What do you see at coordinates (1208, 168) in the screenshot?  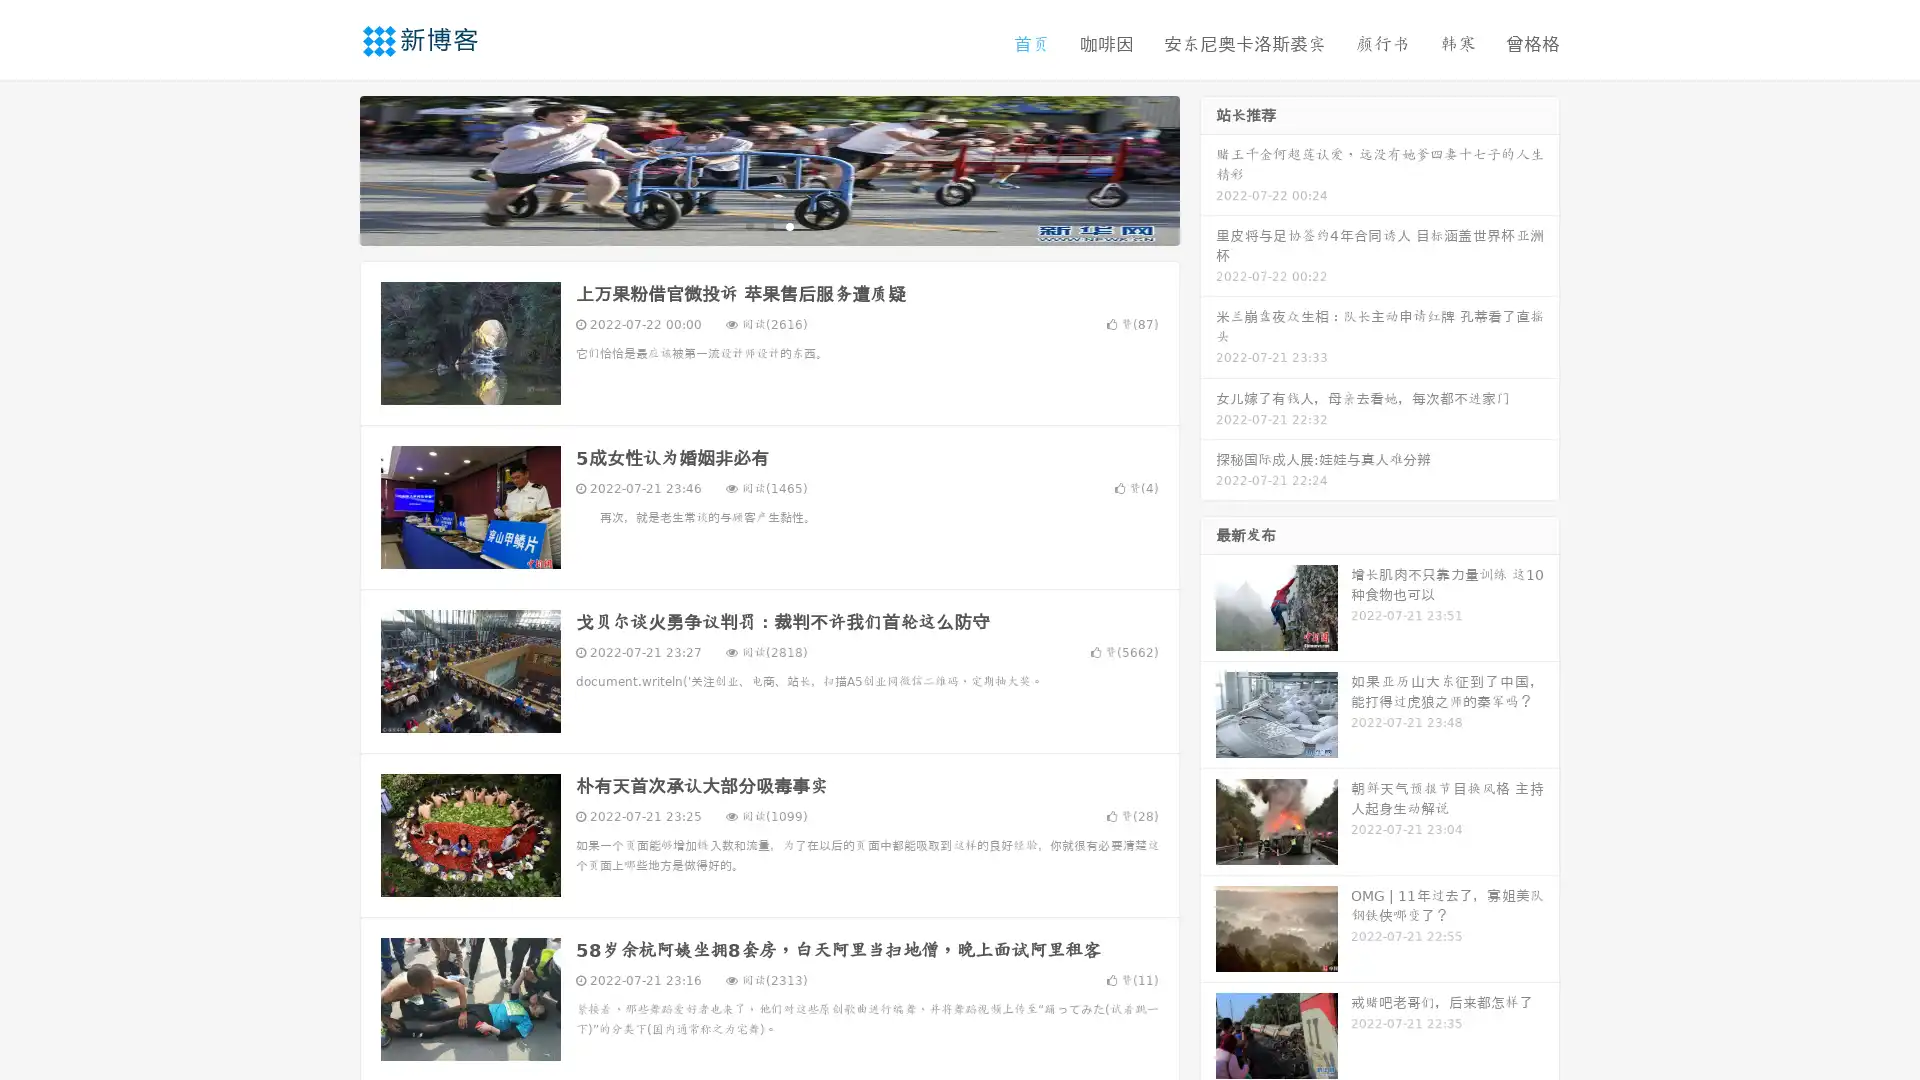 I see `Next slide` at bounding box center [1208, 168].